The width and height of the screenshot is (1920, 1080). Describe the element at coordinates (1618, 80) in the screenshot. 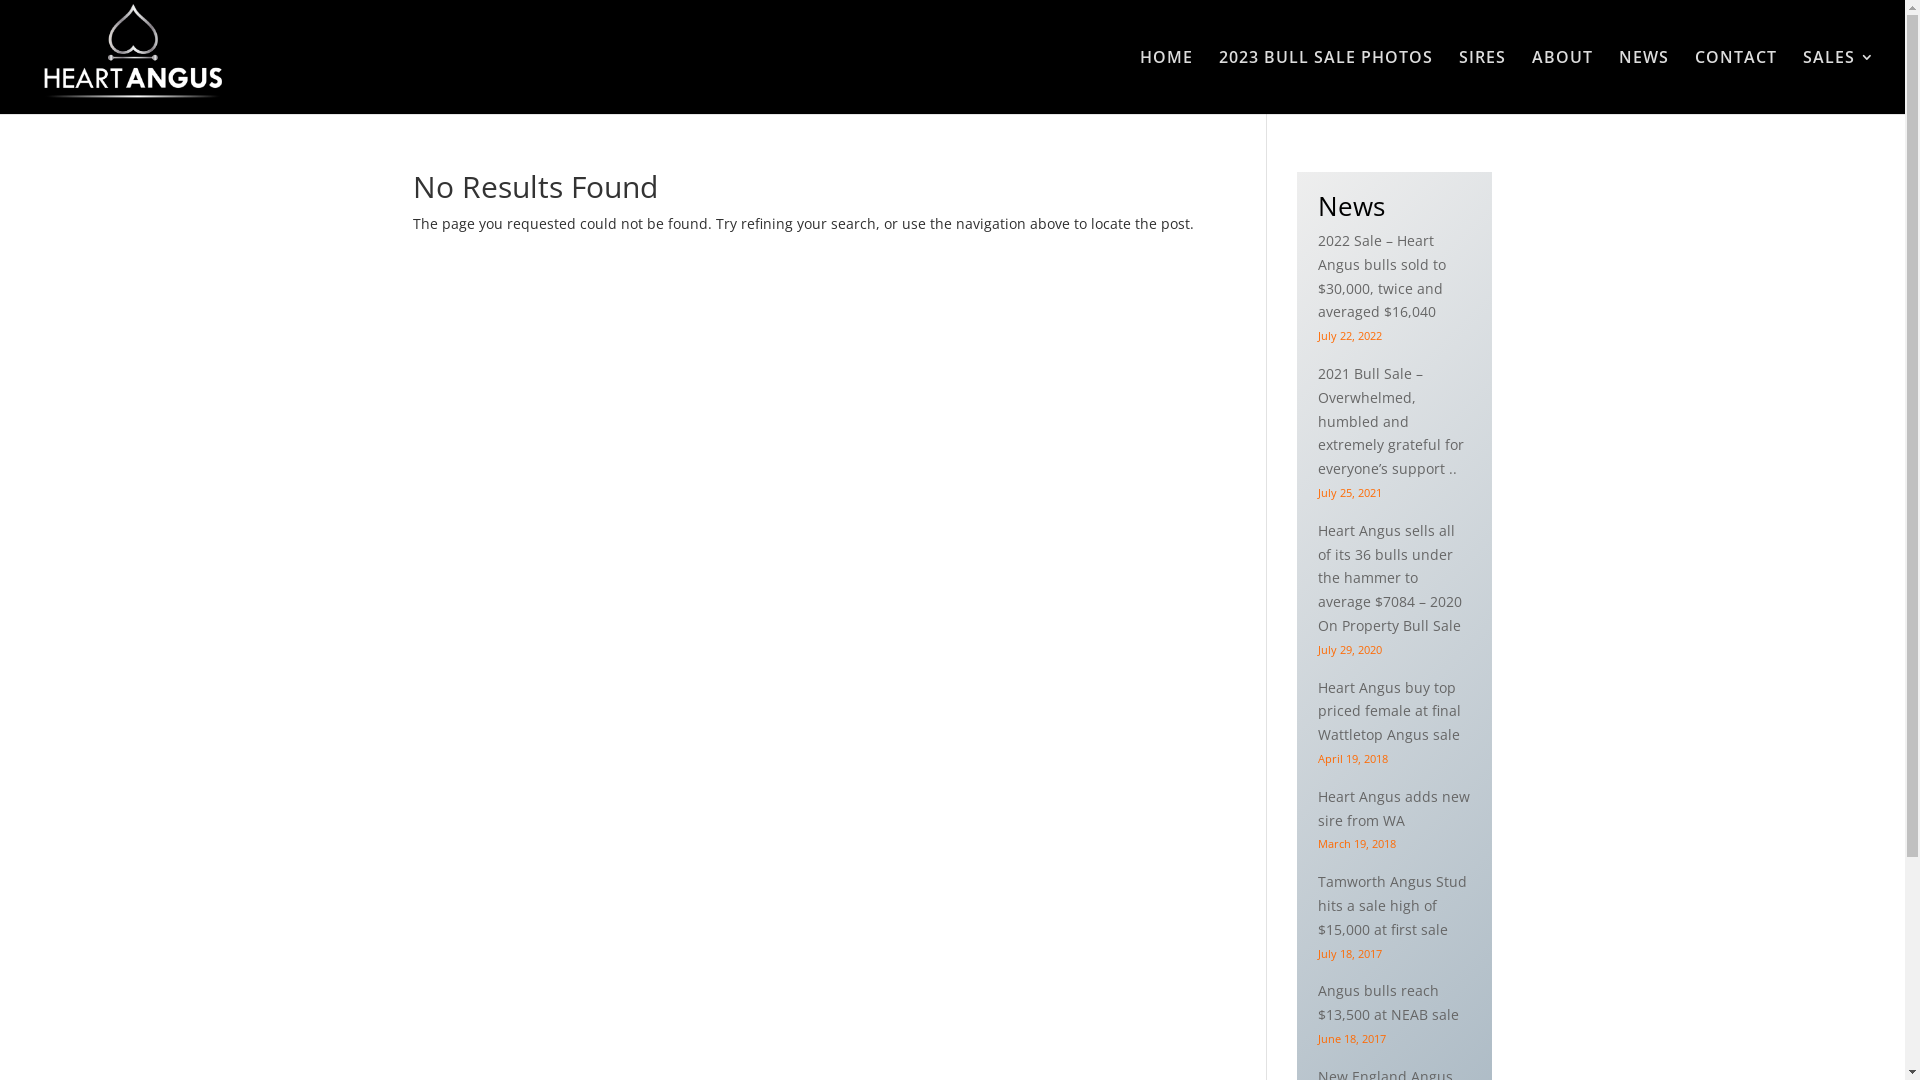

I see `'NEWS'` at that location.